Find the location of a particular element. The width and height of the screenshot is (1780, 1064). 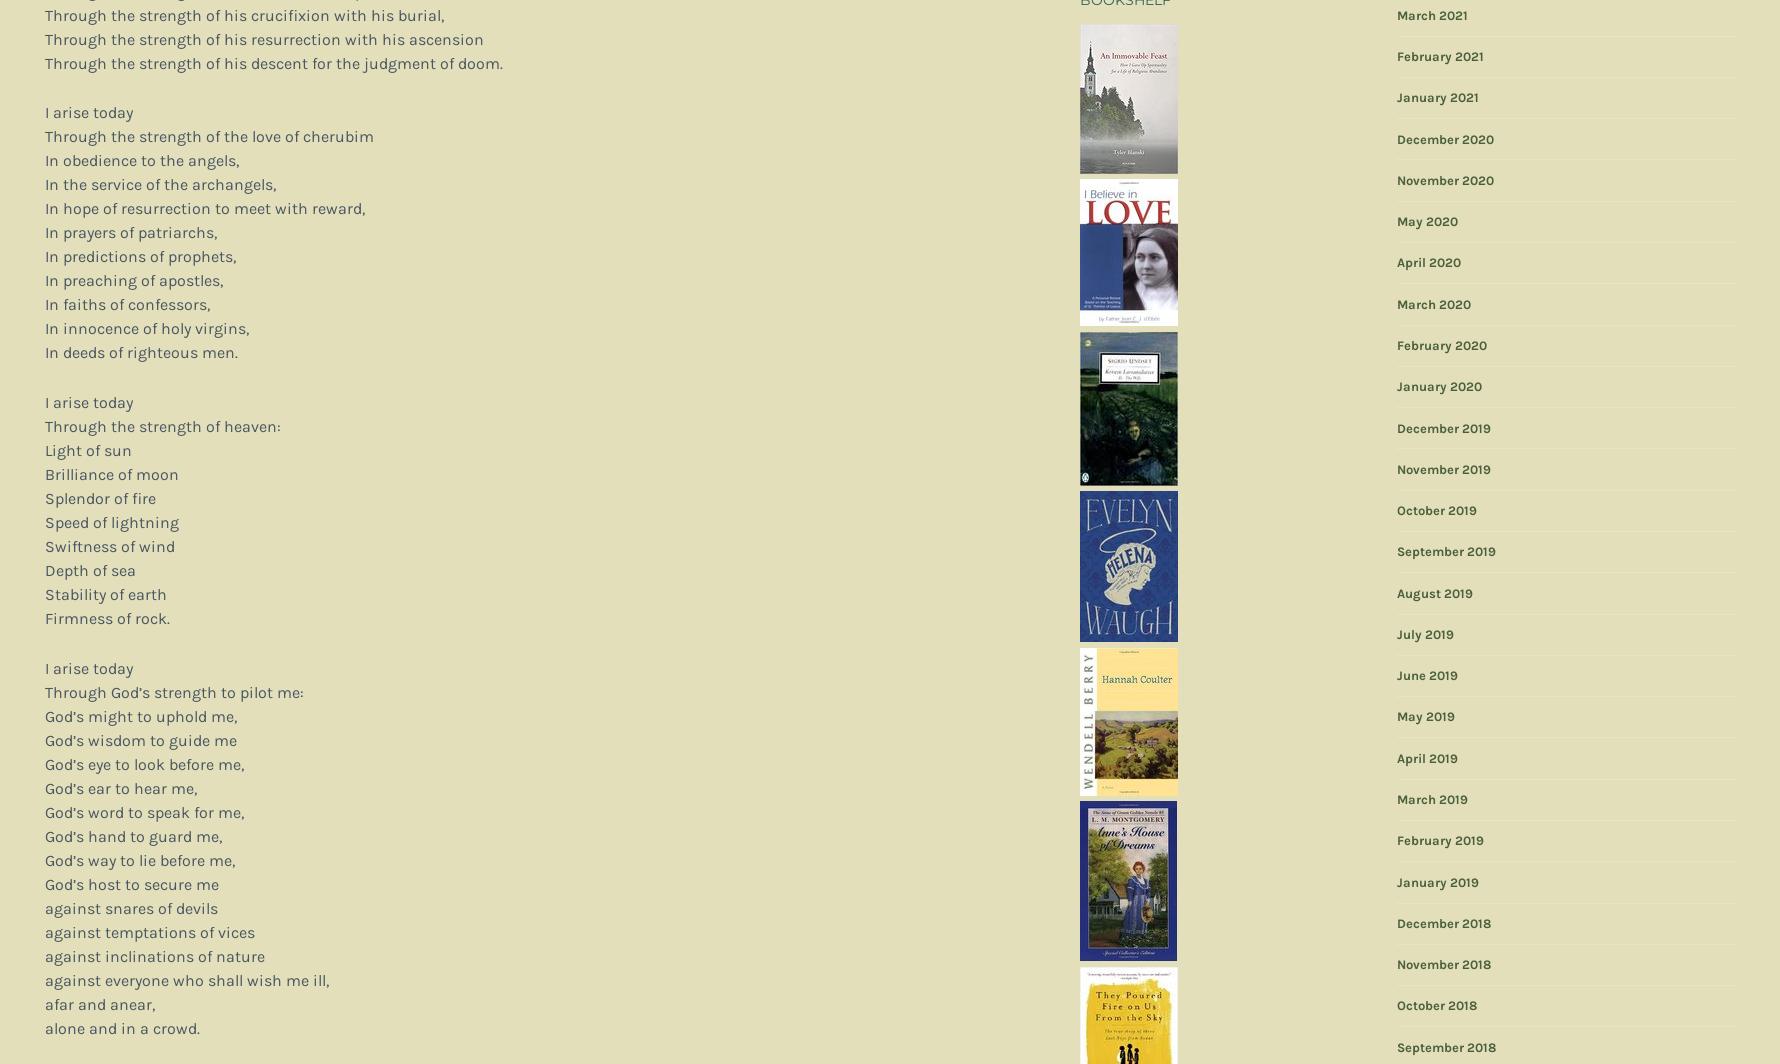

'November 2020' is located at coordinates (1444, 179).